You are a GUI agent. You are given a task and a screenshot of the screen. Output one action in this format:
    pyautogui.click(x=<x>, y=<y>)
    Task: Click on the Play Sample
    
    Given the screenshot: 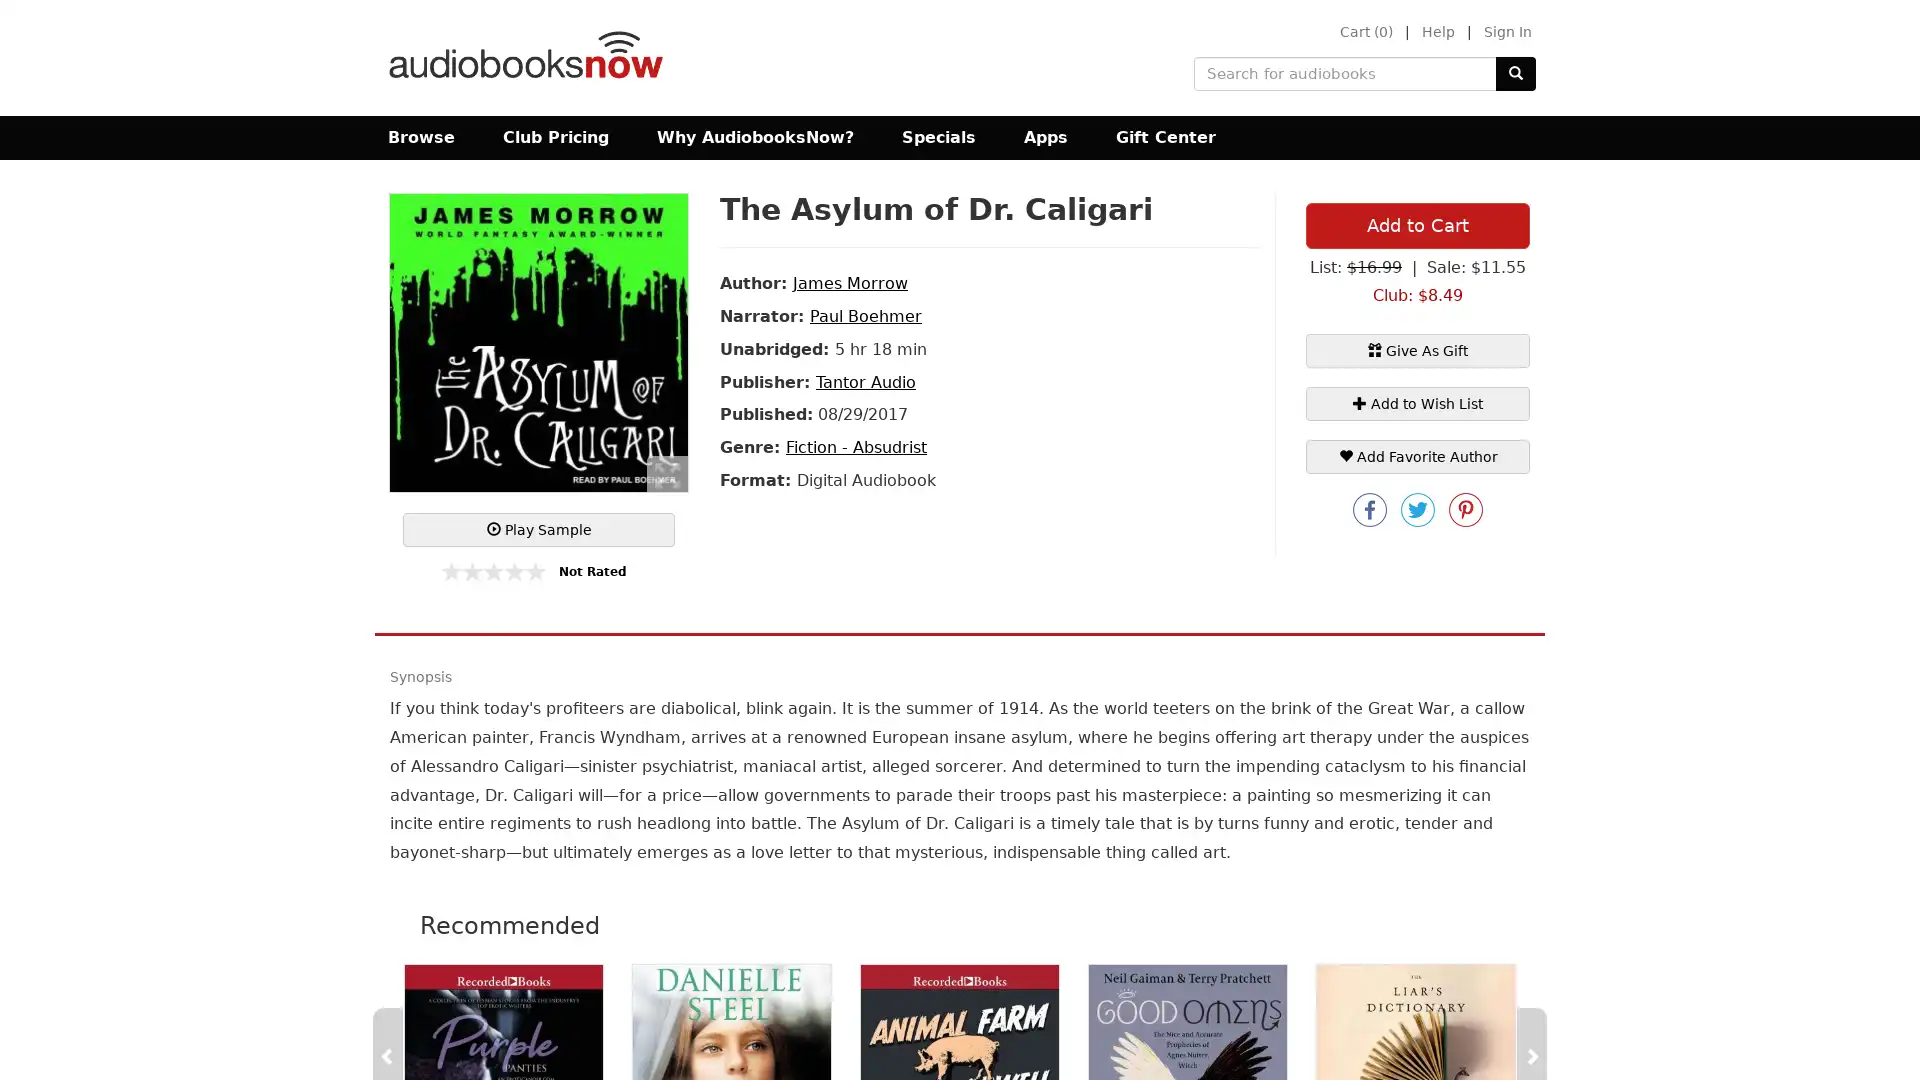 What is the action you would take?
    pyautogui.click(x=538, y=528)
    